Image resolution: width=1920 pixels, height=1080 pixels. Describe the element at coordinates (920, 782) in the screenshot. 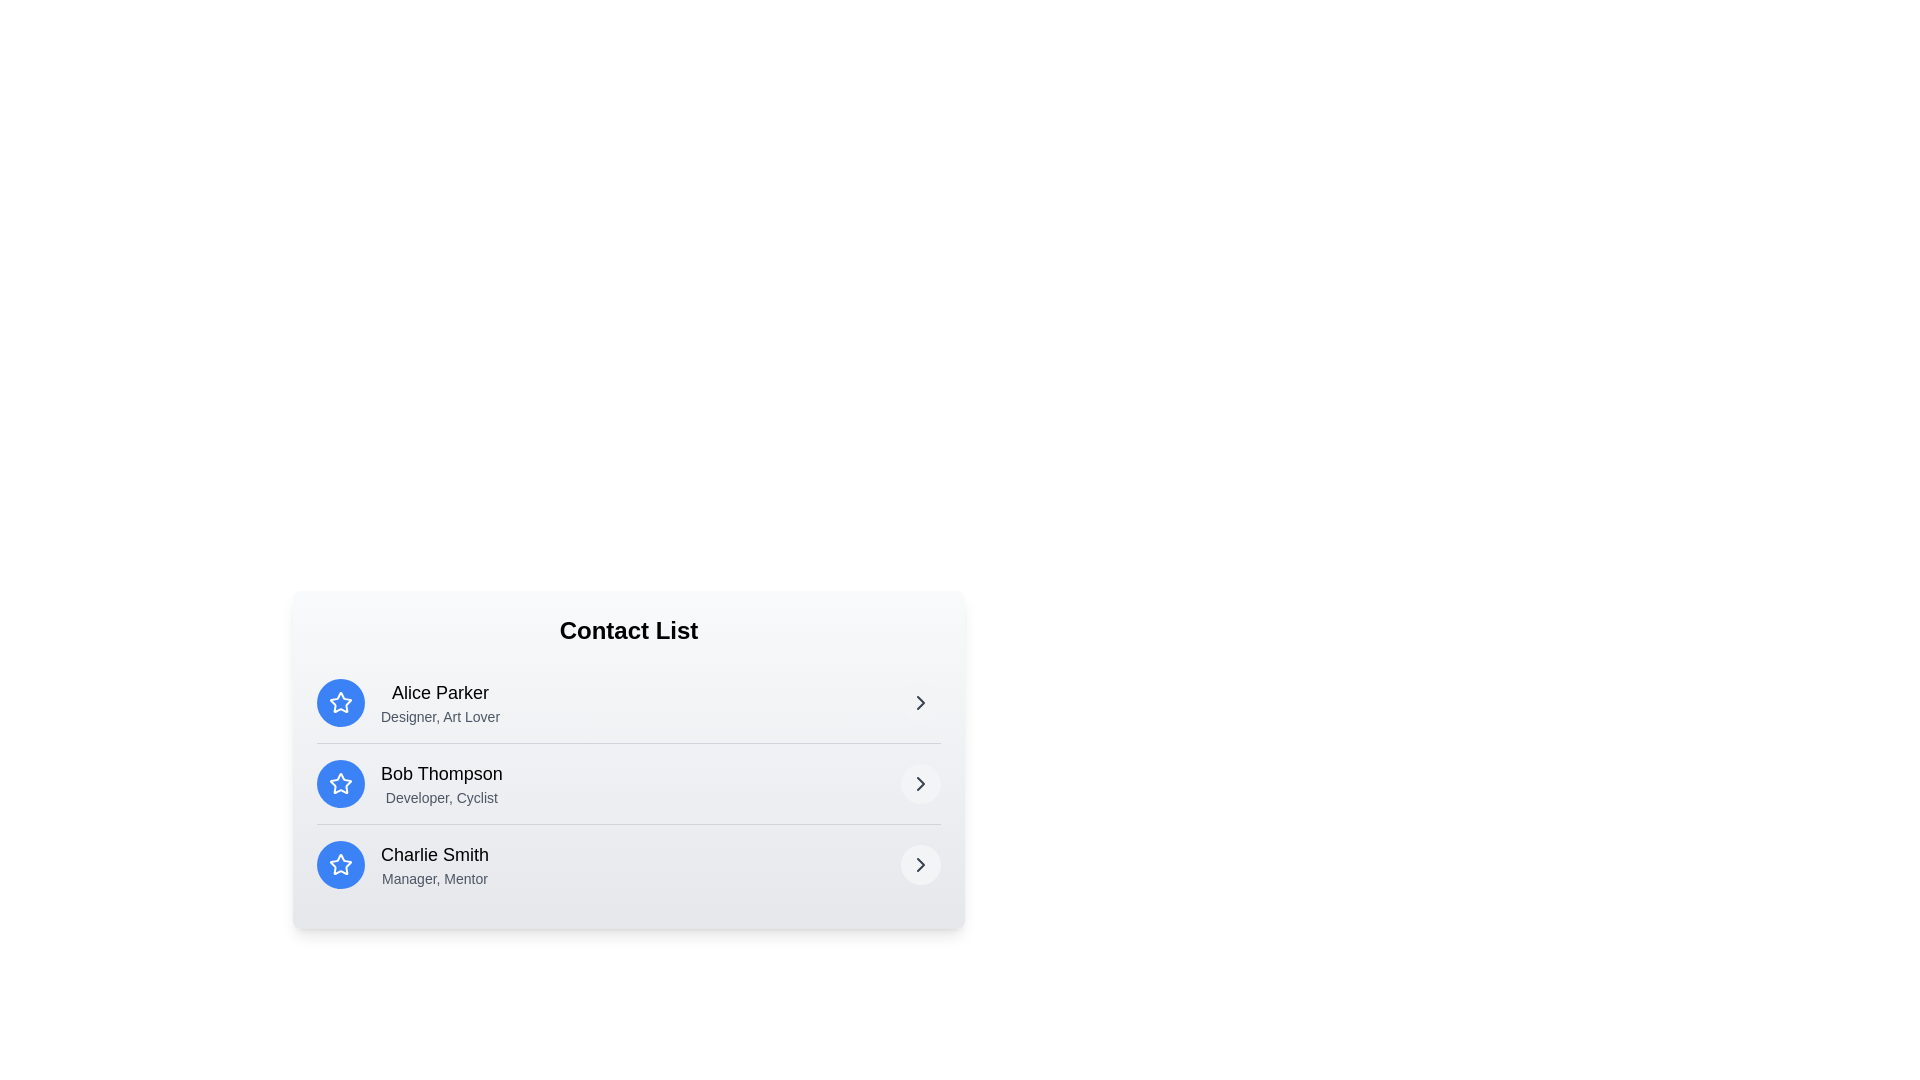

I see `the right arrow button for the contact Bob Thompson` at that location.